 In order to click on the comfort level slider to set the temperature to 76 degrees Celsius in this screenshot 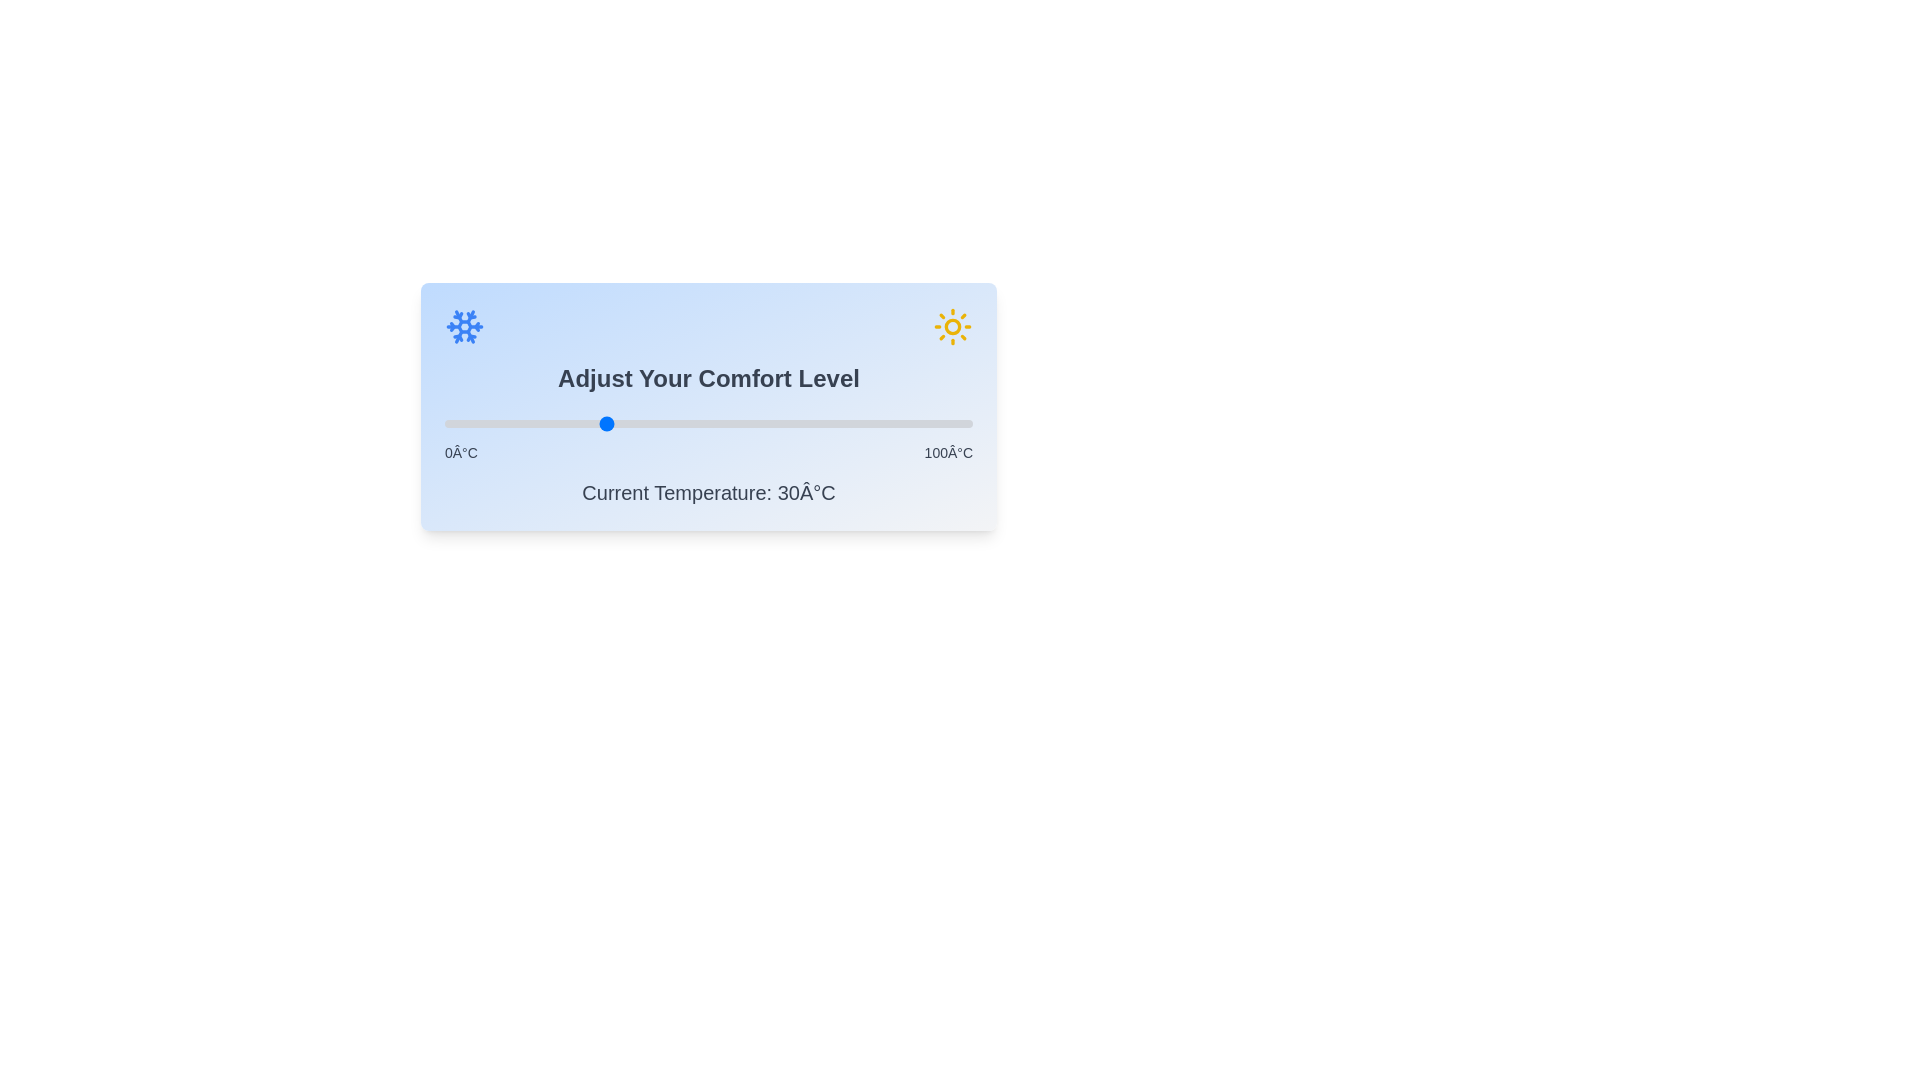, I will do `click(846, 423)`.